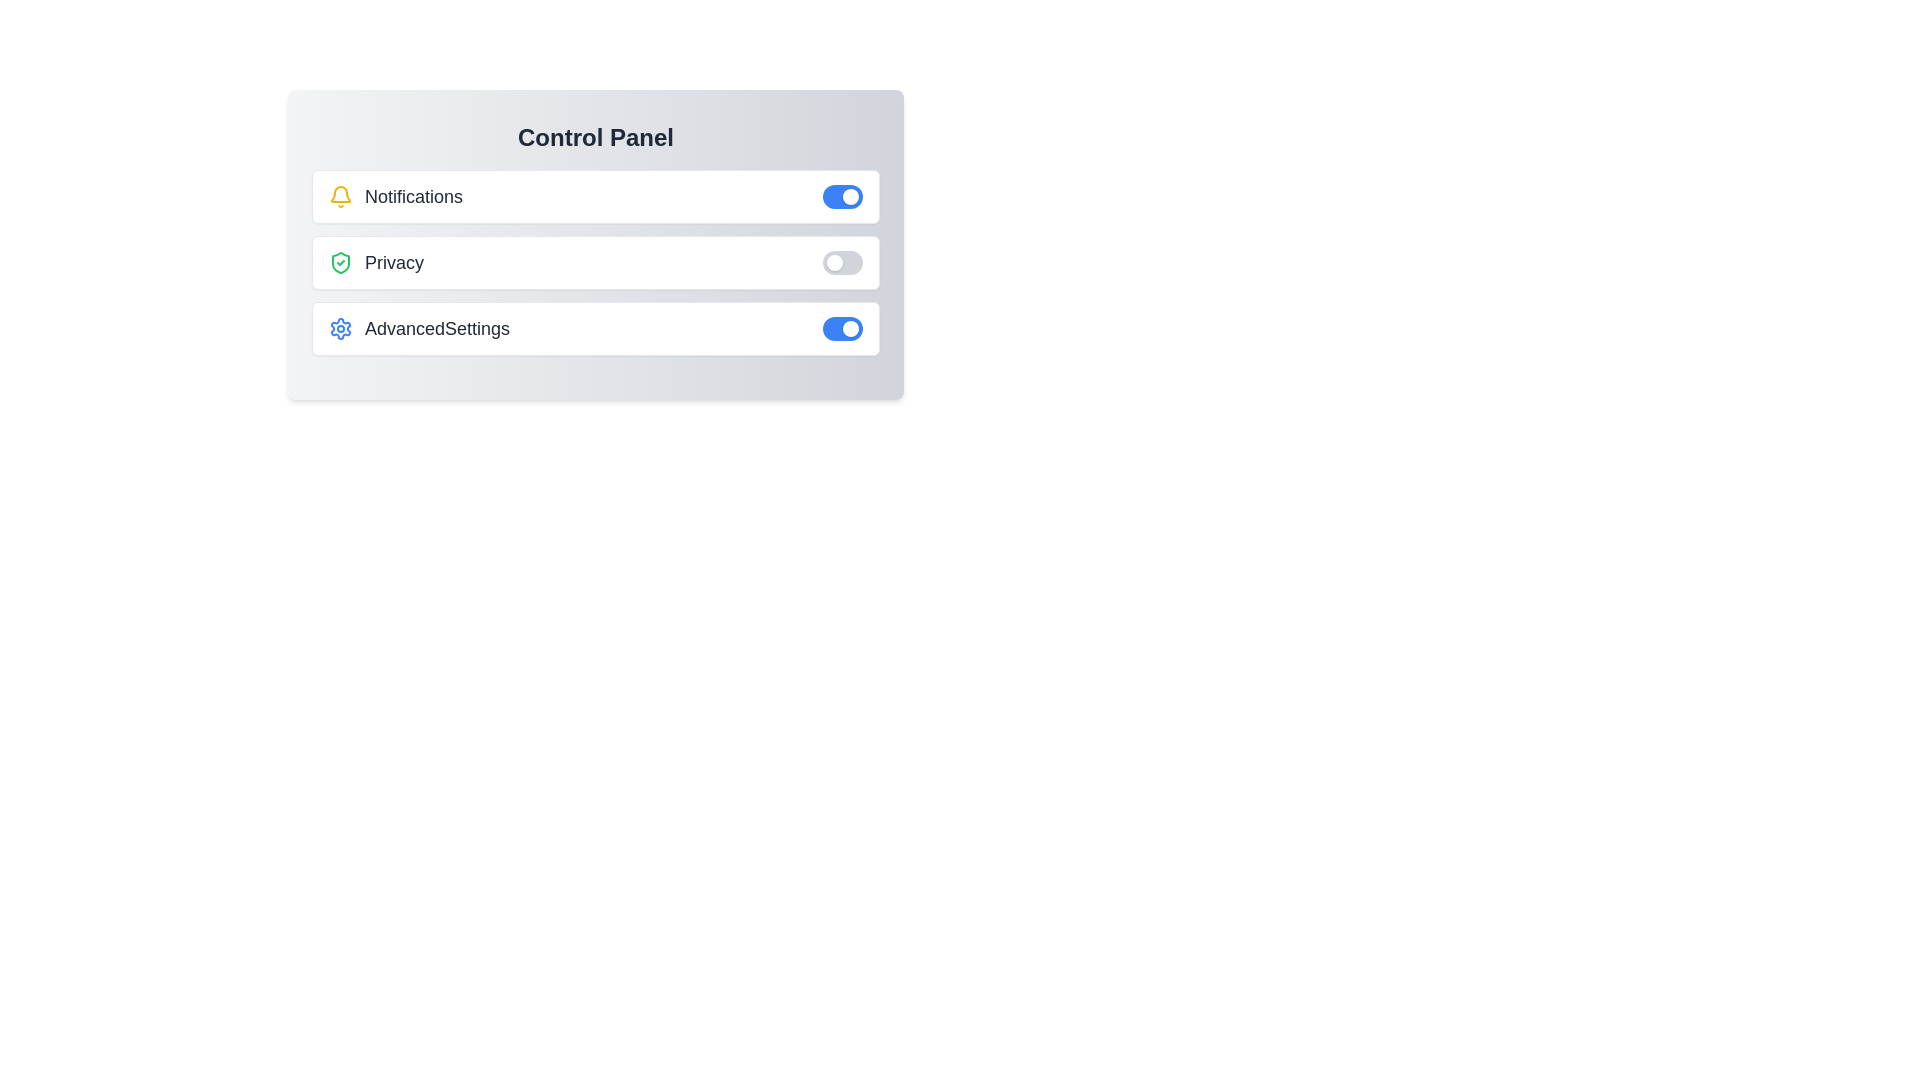  What do you see at coordinates (594, 244) in the screenshot?
I see `the center of the feature panel to bring it into focus` at bounding box center [594, 244].